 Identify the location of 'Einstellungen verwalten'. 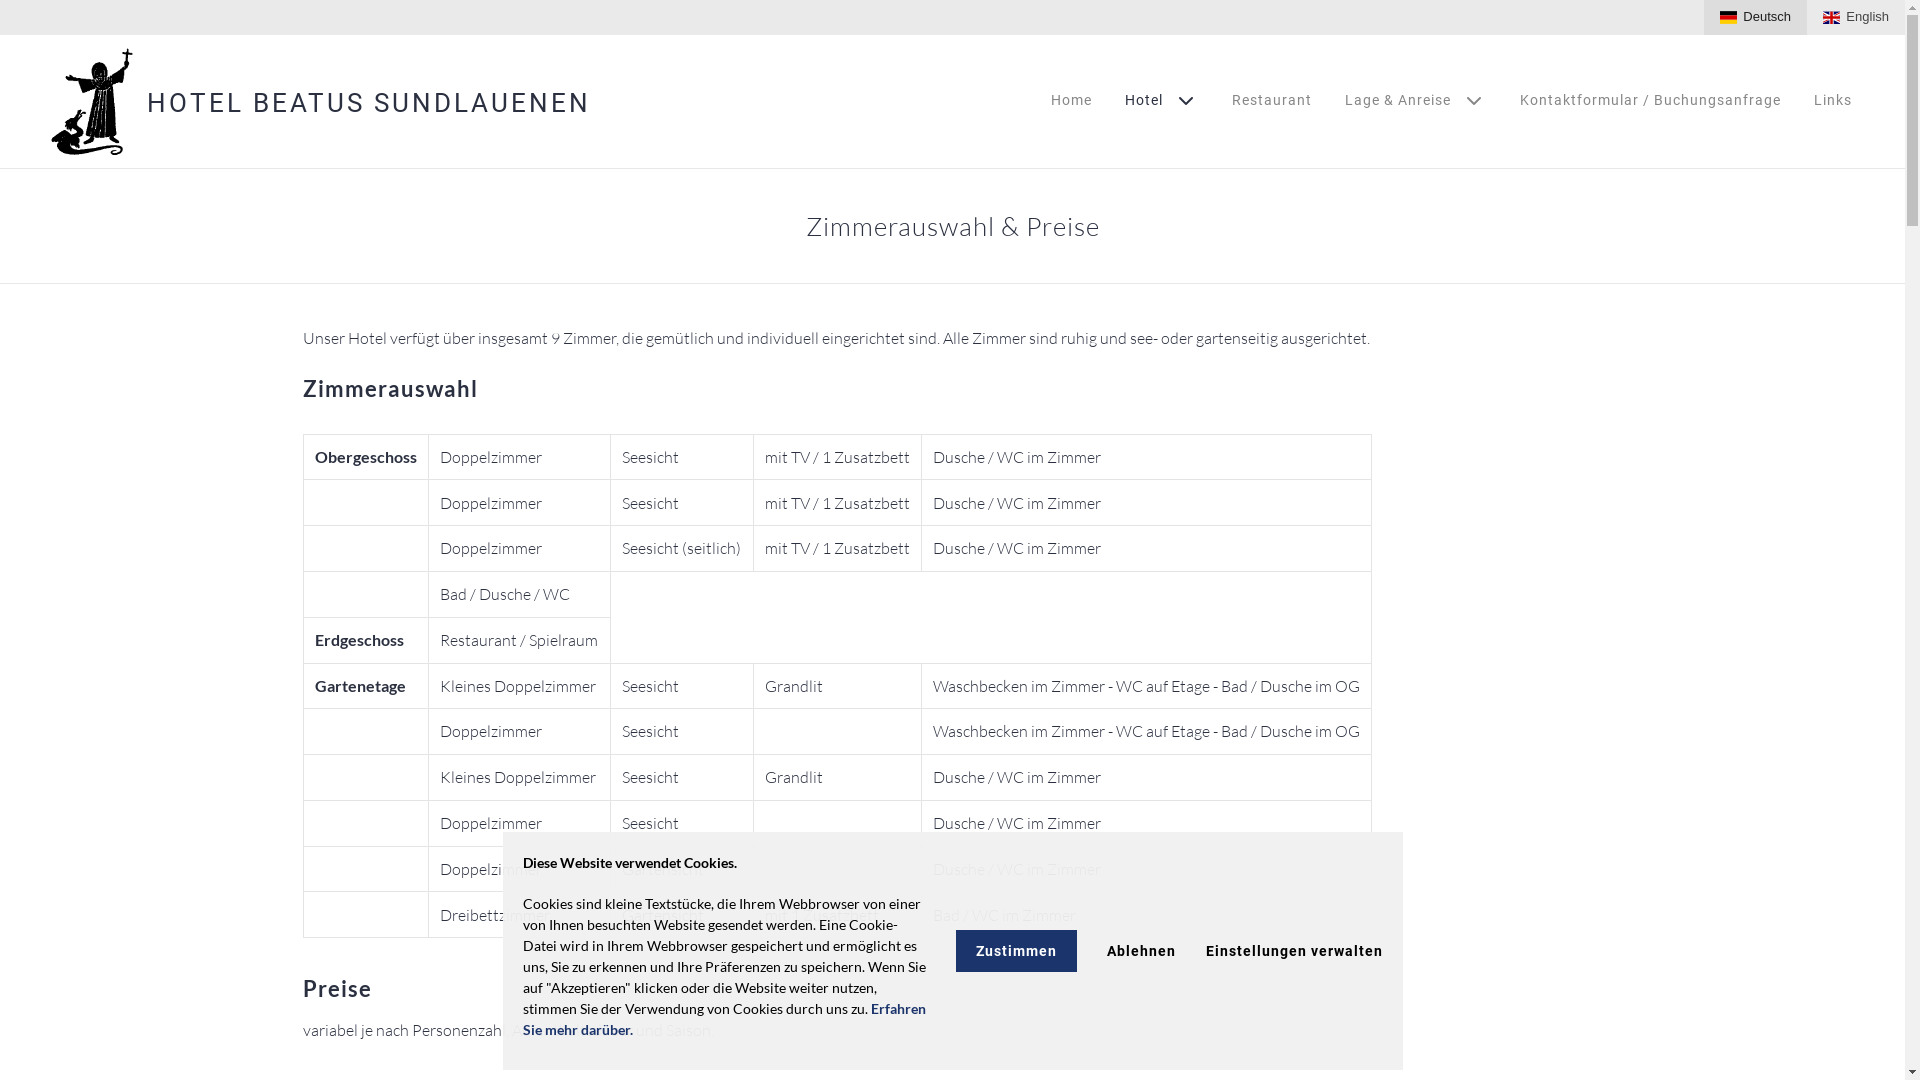
(1294, 950).